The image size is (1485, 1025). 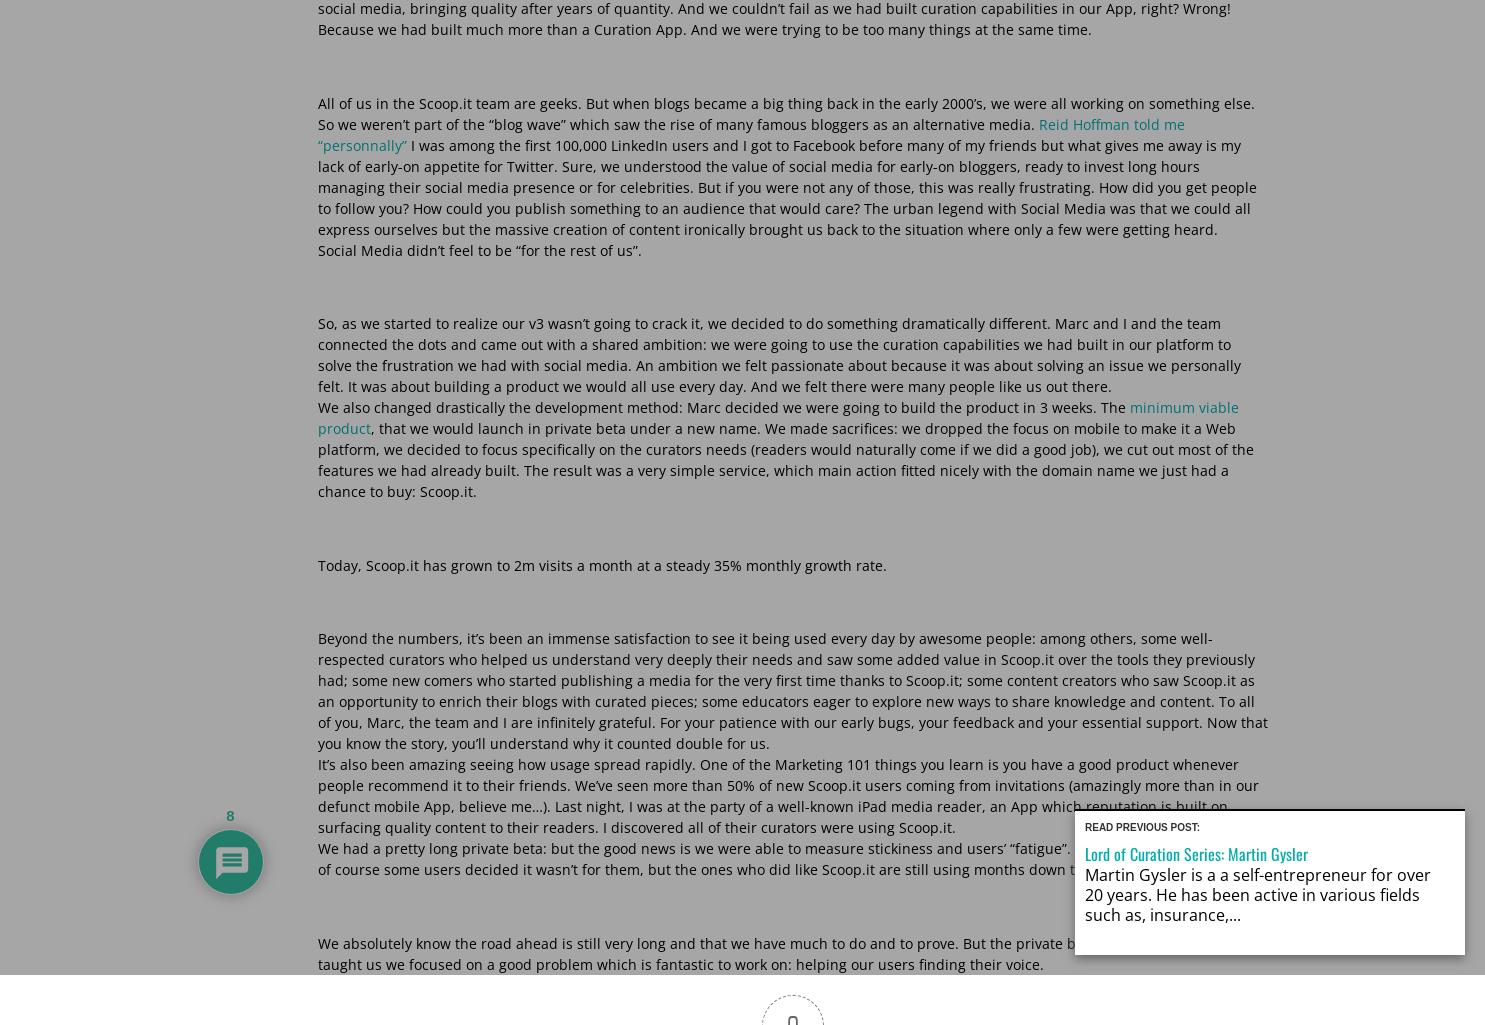 What do you see at coordinates (600, 564) in the screenshot?
I see `'Today, Scoop.it has grown to 2m visits a month at a steady 35% monthly growth rate.'` at bounding box center [600, 564].